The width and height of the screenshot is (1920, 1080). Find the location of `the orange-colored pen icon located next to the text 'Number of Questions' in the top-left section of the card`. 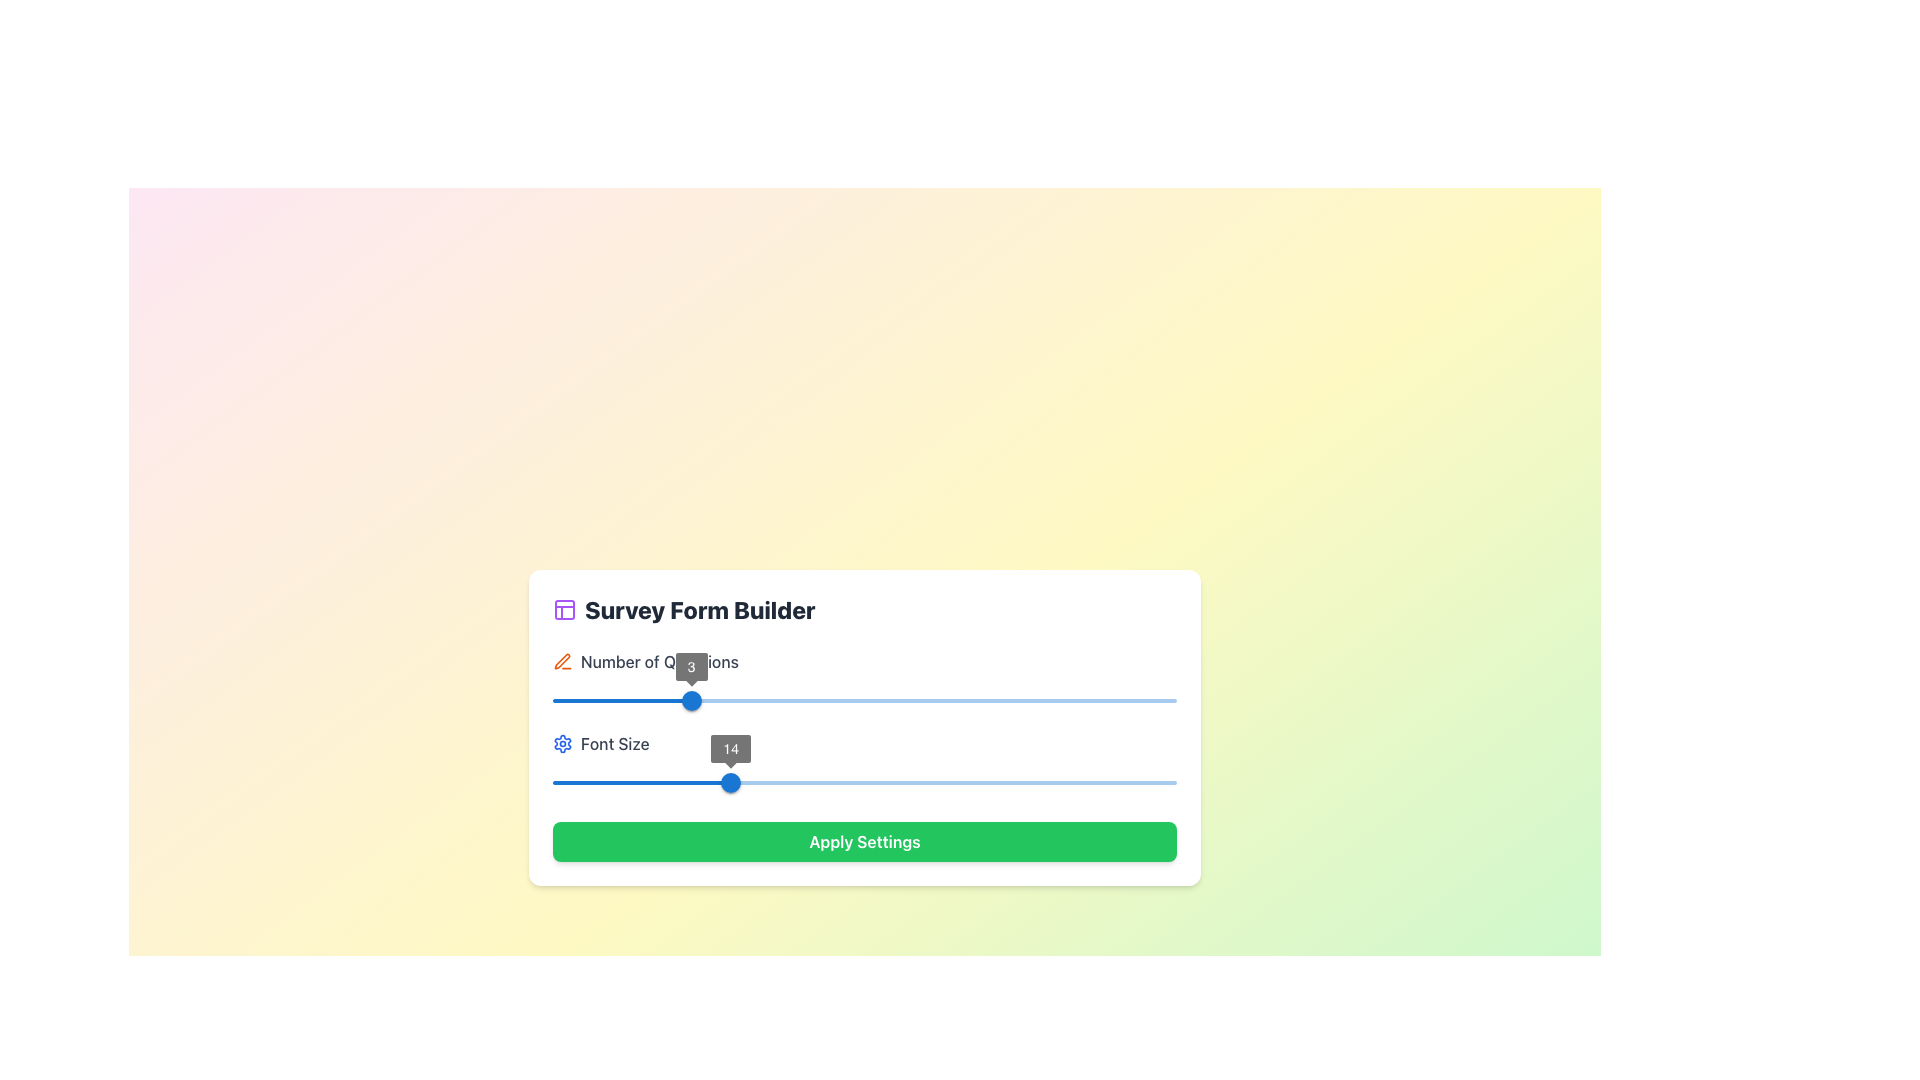

the orange-colored pen icon located next to the text 'Number of Questions' in the top-left section of the card is located at coordinates (561, 662).